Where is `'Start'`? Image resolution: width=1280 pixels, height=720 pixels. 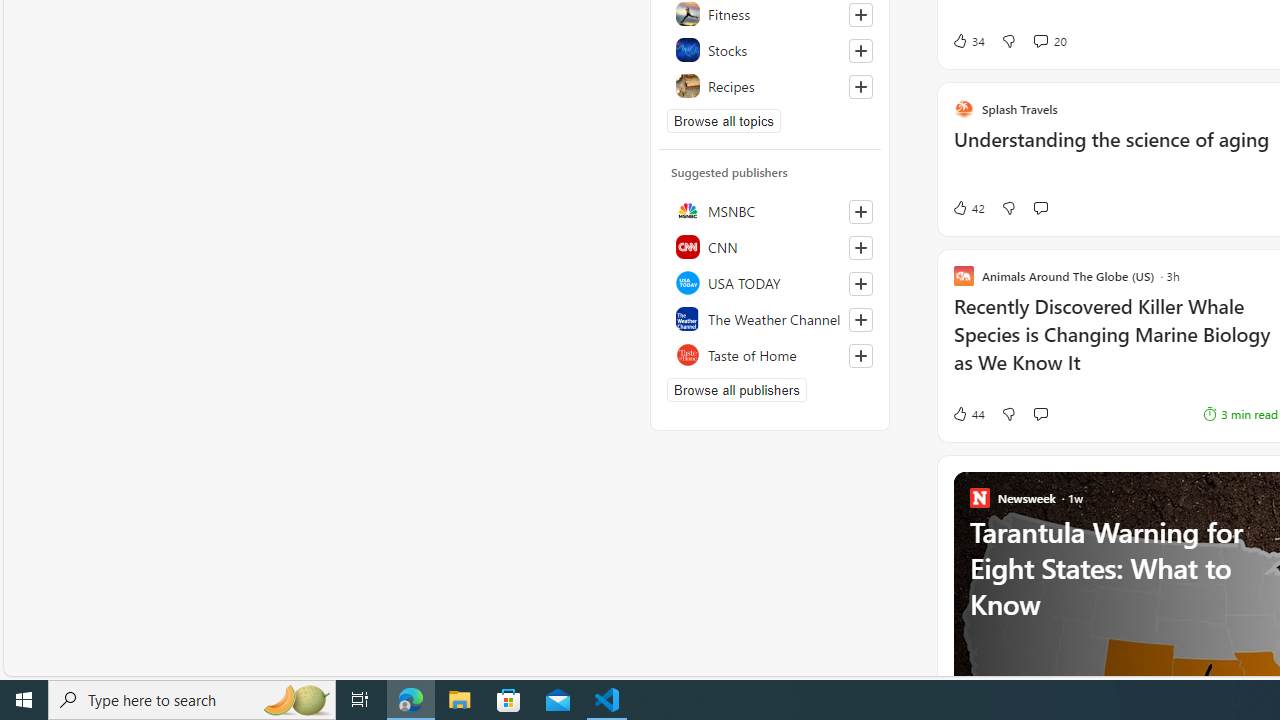
'Start' is located at coordinates (24, 698).